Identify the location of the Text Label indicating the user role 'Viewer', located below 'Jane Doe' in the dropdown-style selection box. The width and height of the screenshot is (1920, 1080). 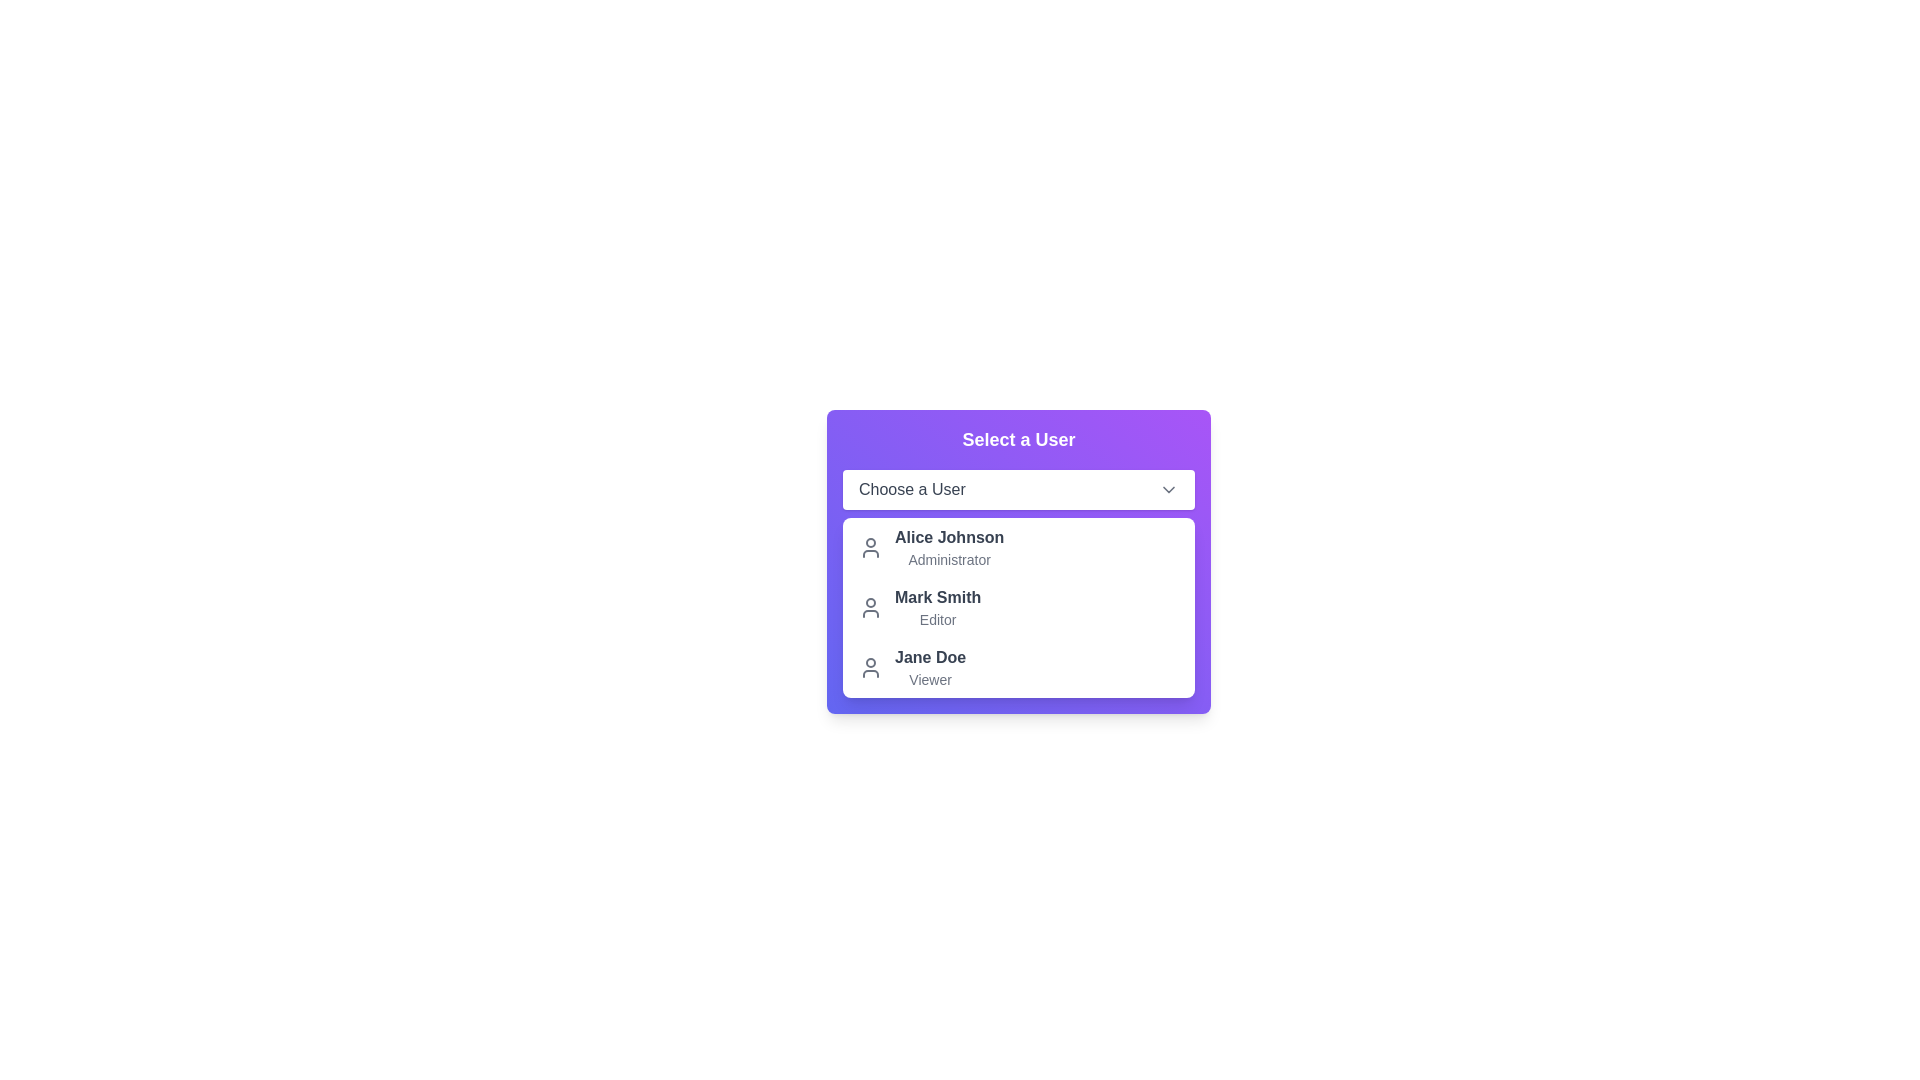
(929, 678).